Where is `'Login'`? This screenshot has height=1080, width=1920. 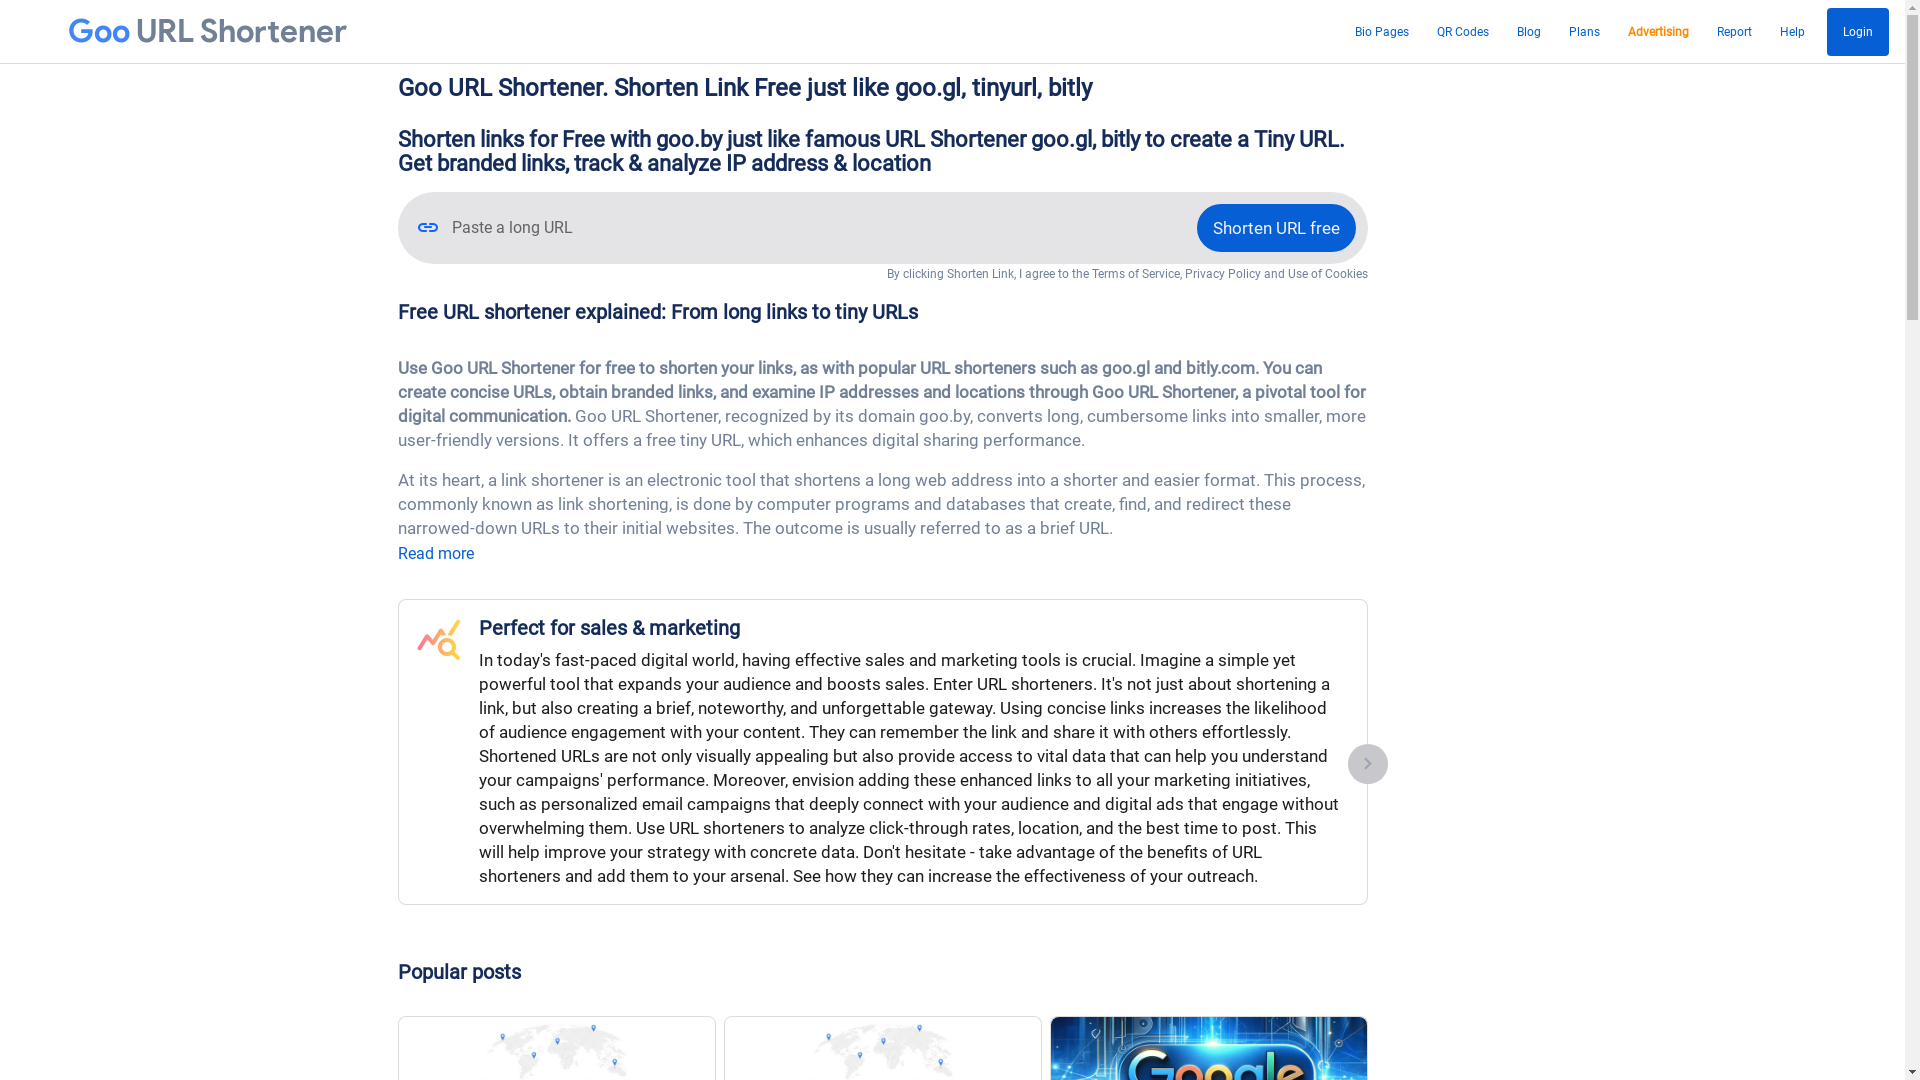 'Login' is located at coordinates (1827, 31).